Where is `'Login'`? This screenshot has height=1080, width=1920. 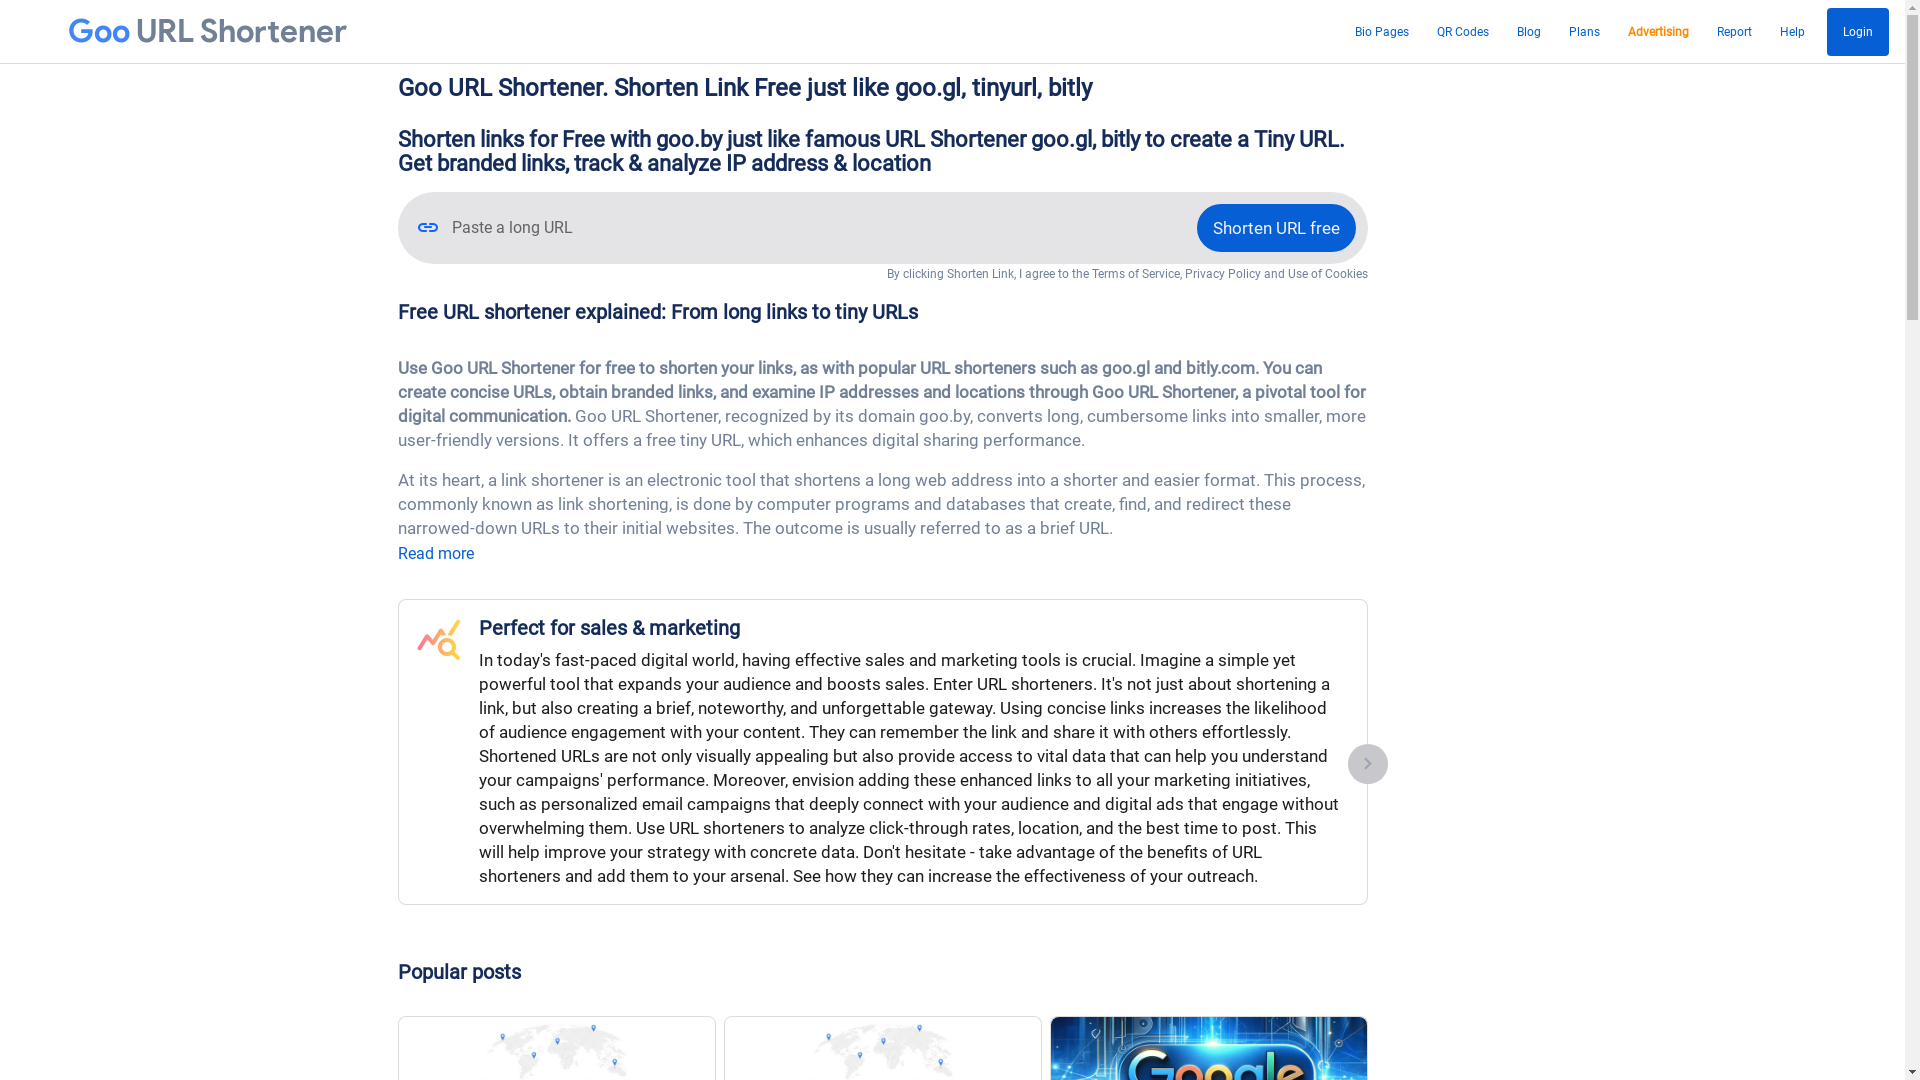 'Login' is located at coordinates (1827, 31).